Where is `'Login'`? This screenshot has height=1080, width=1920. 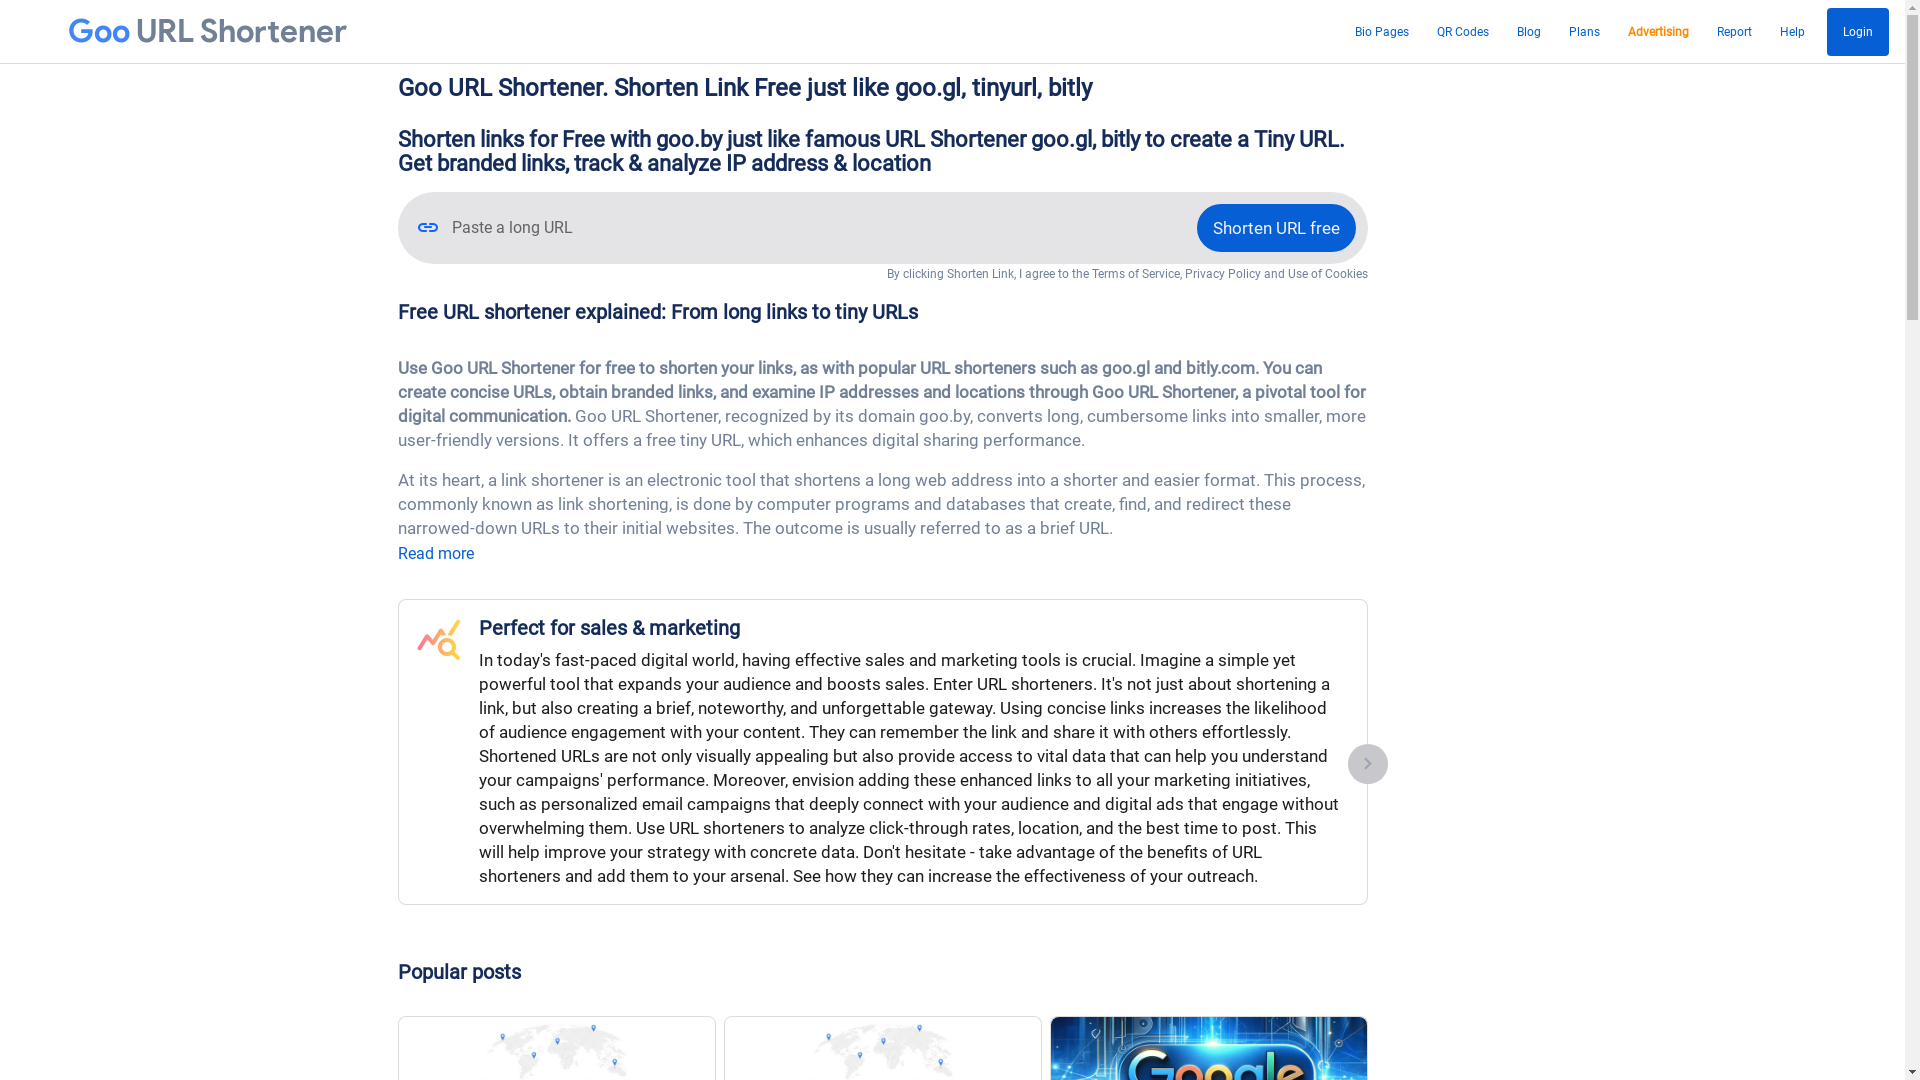 'Login' is located at coordinates (1827, 31).